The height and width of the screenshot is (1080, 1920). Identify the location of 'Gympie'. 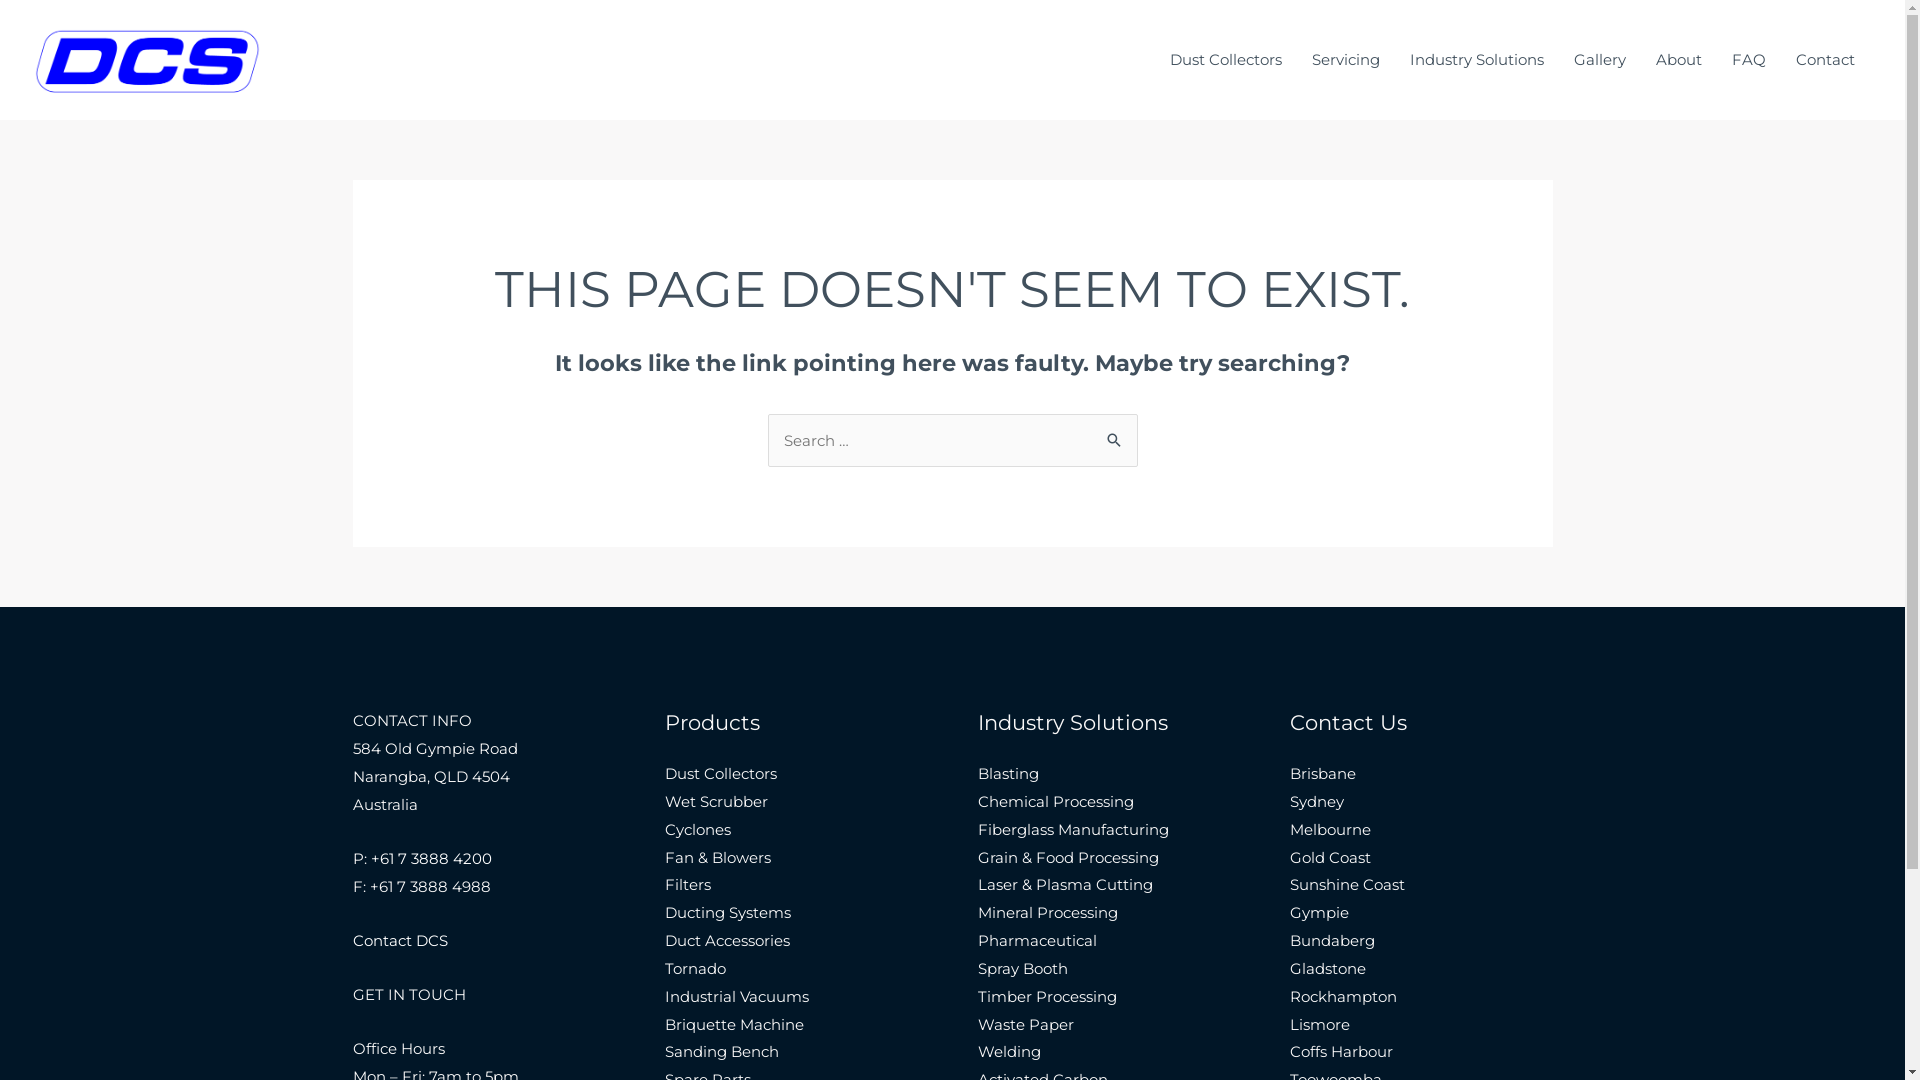
(1319, 912).